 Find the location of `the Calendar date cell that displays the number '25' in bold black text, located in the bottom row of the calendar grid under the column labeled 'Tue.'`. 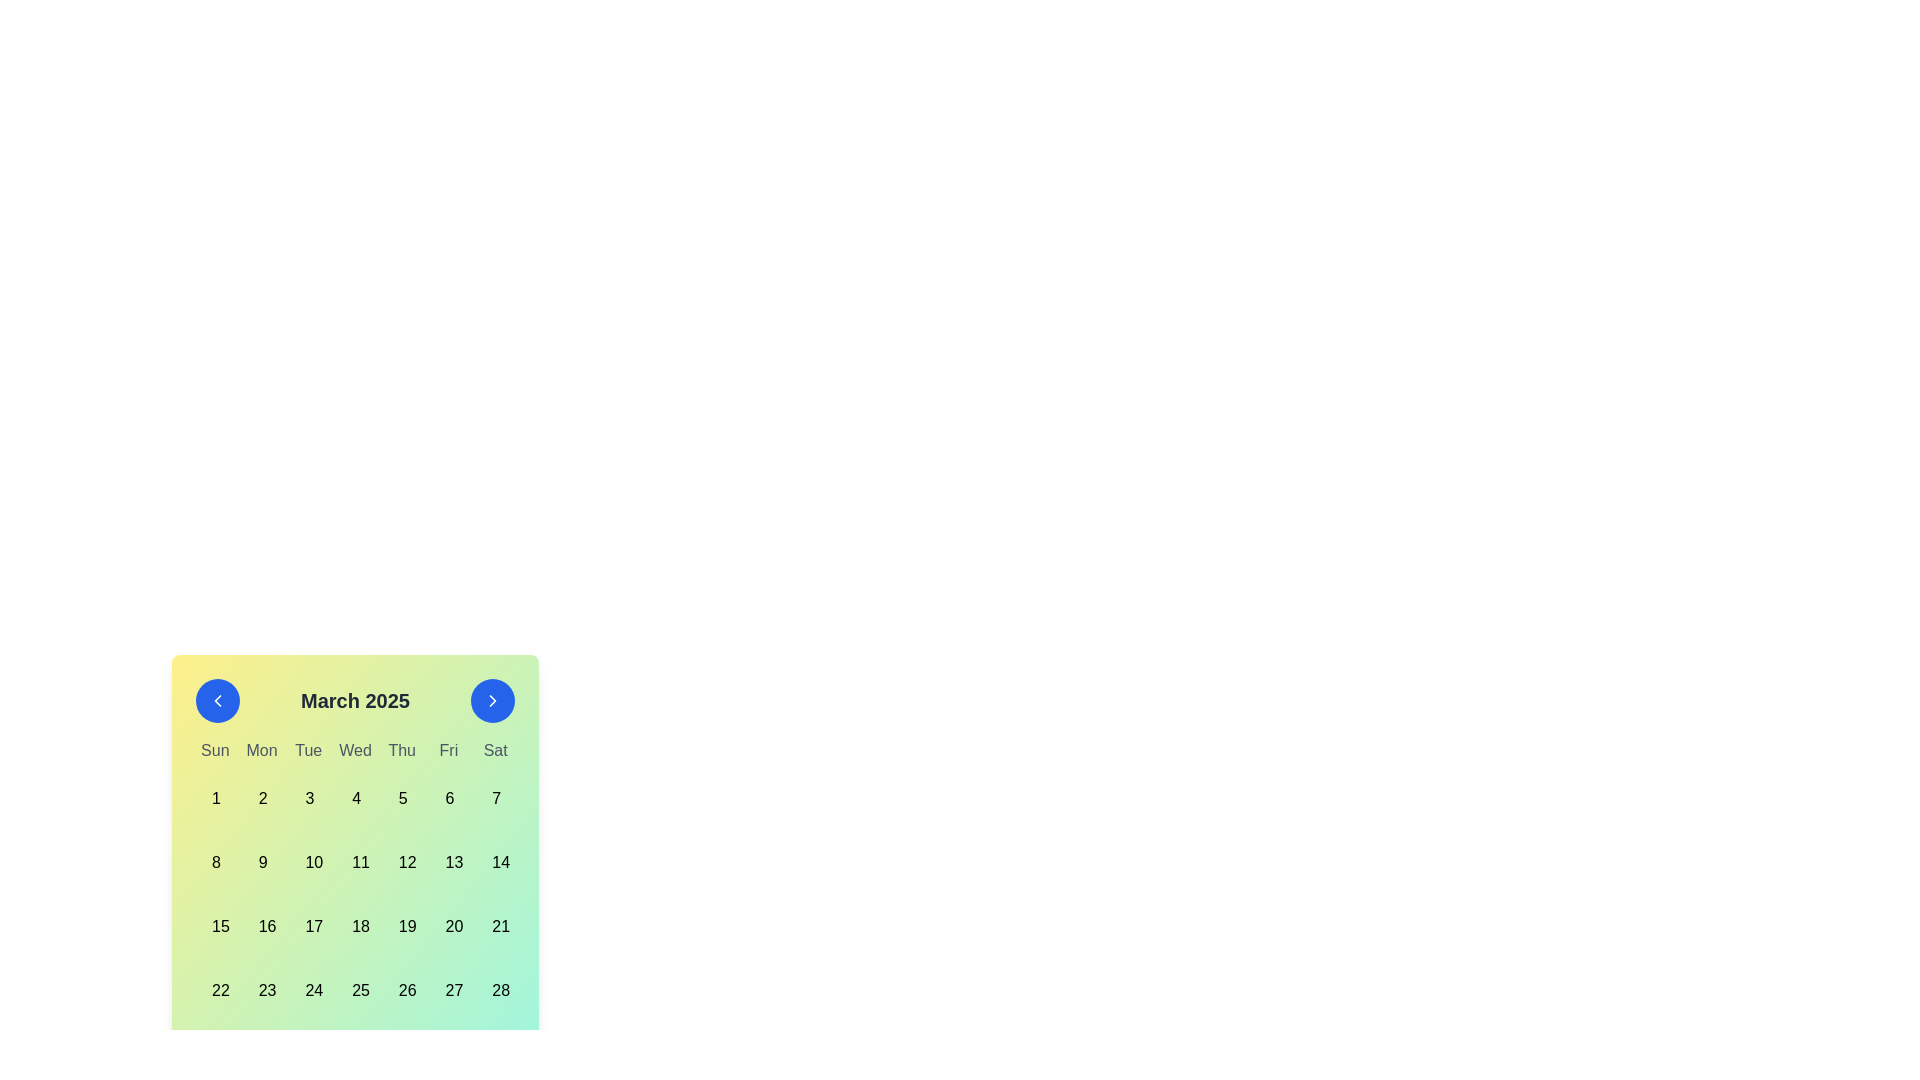

the Calendar date cell that displays the number '25' in bold black text, located in the bottom row of the calendar grid under the column labeled 'Tue.' is located at coordinates (355, 991).